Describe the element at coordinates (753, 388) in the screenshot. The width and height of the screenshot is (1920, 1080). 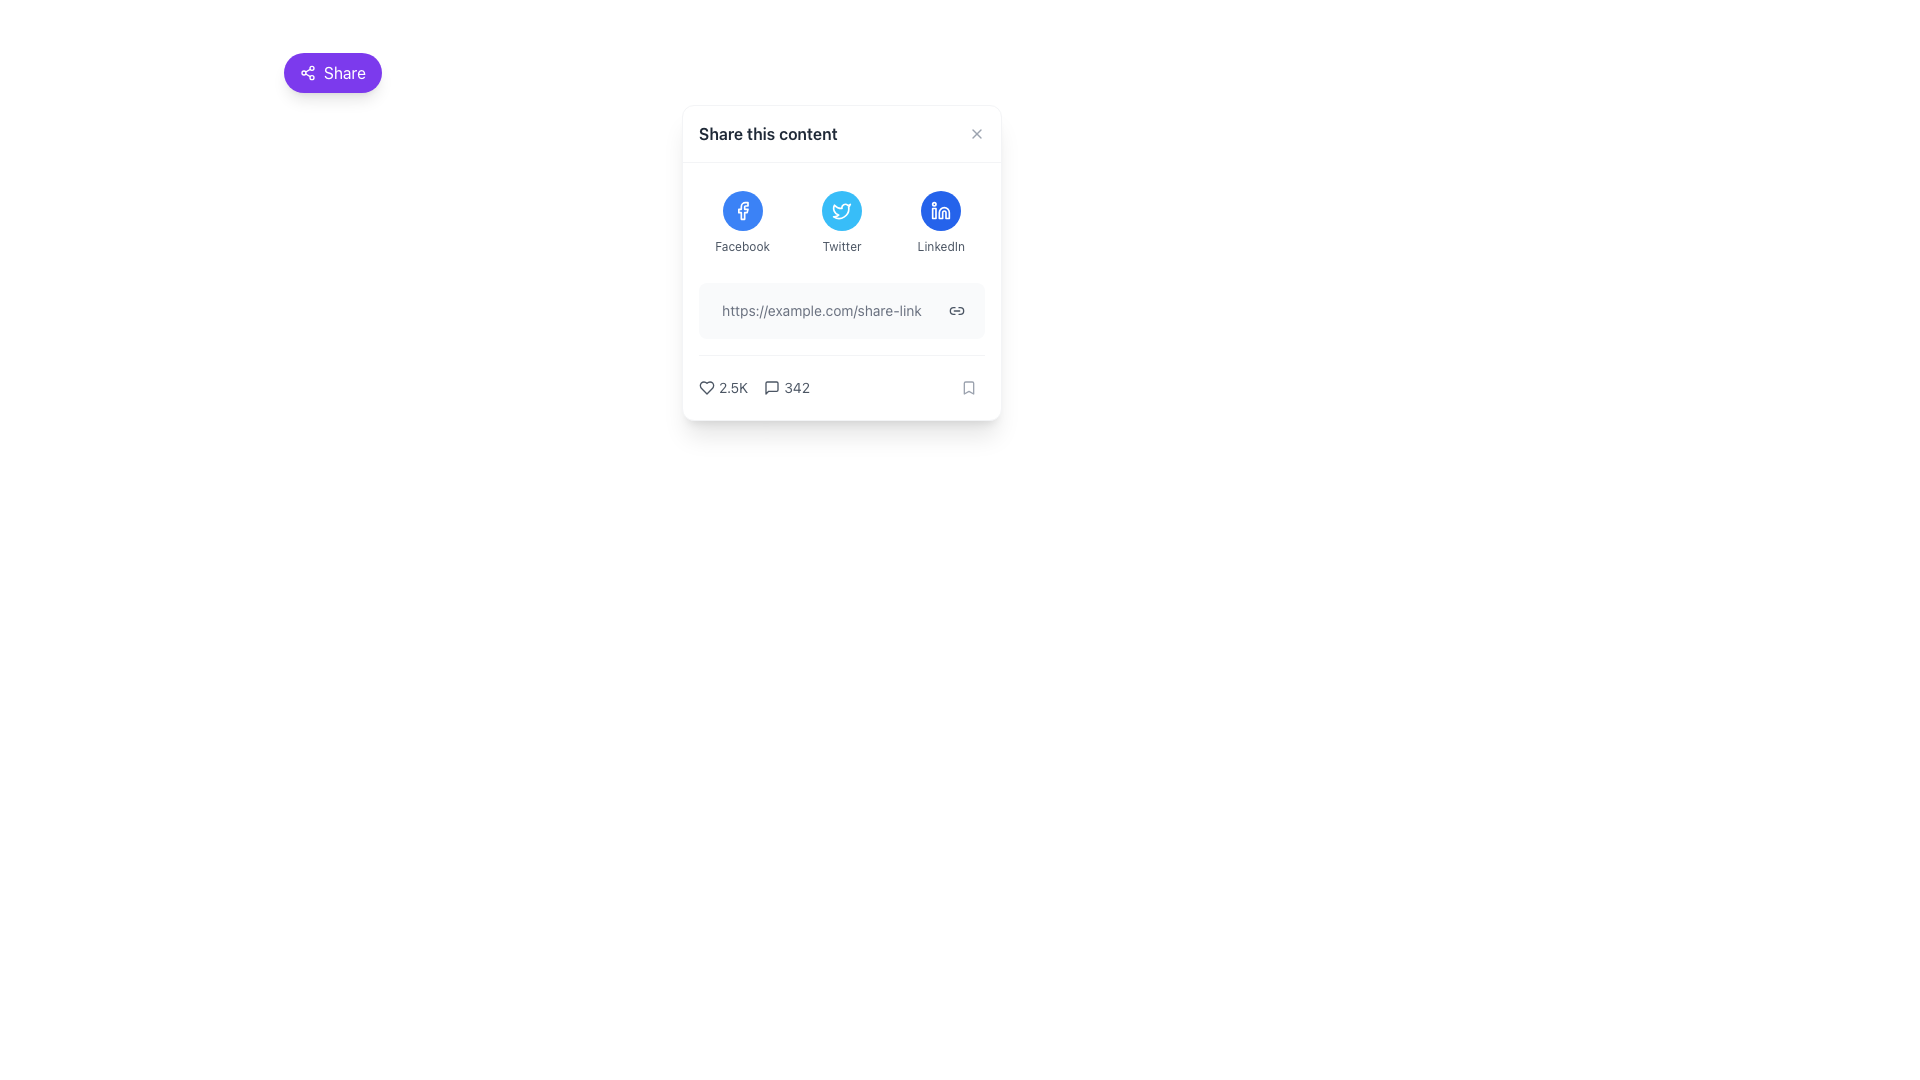
I see `the heart icon in the interactive icons and text counts component to like the content` at that location.